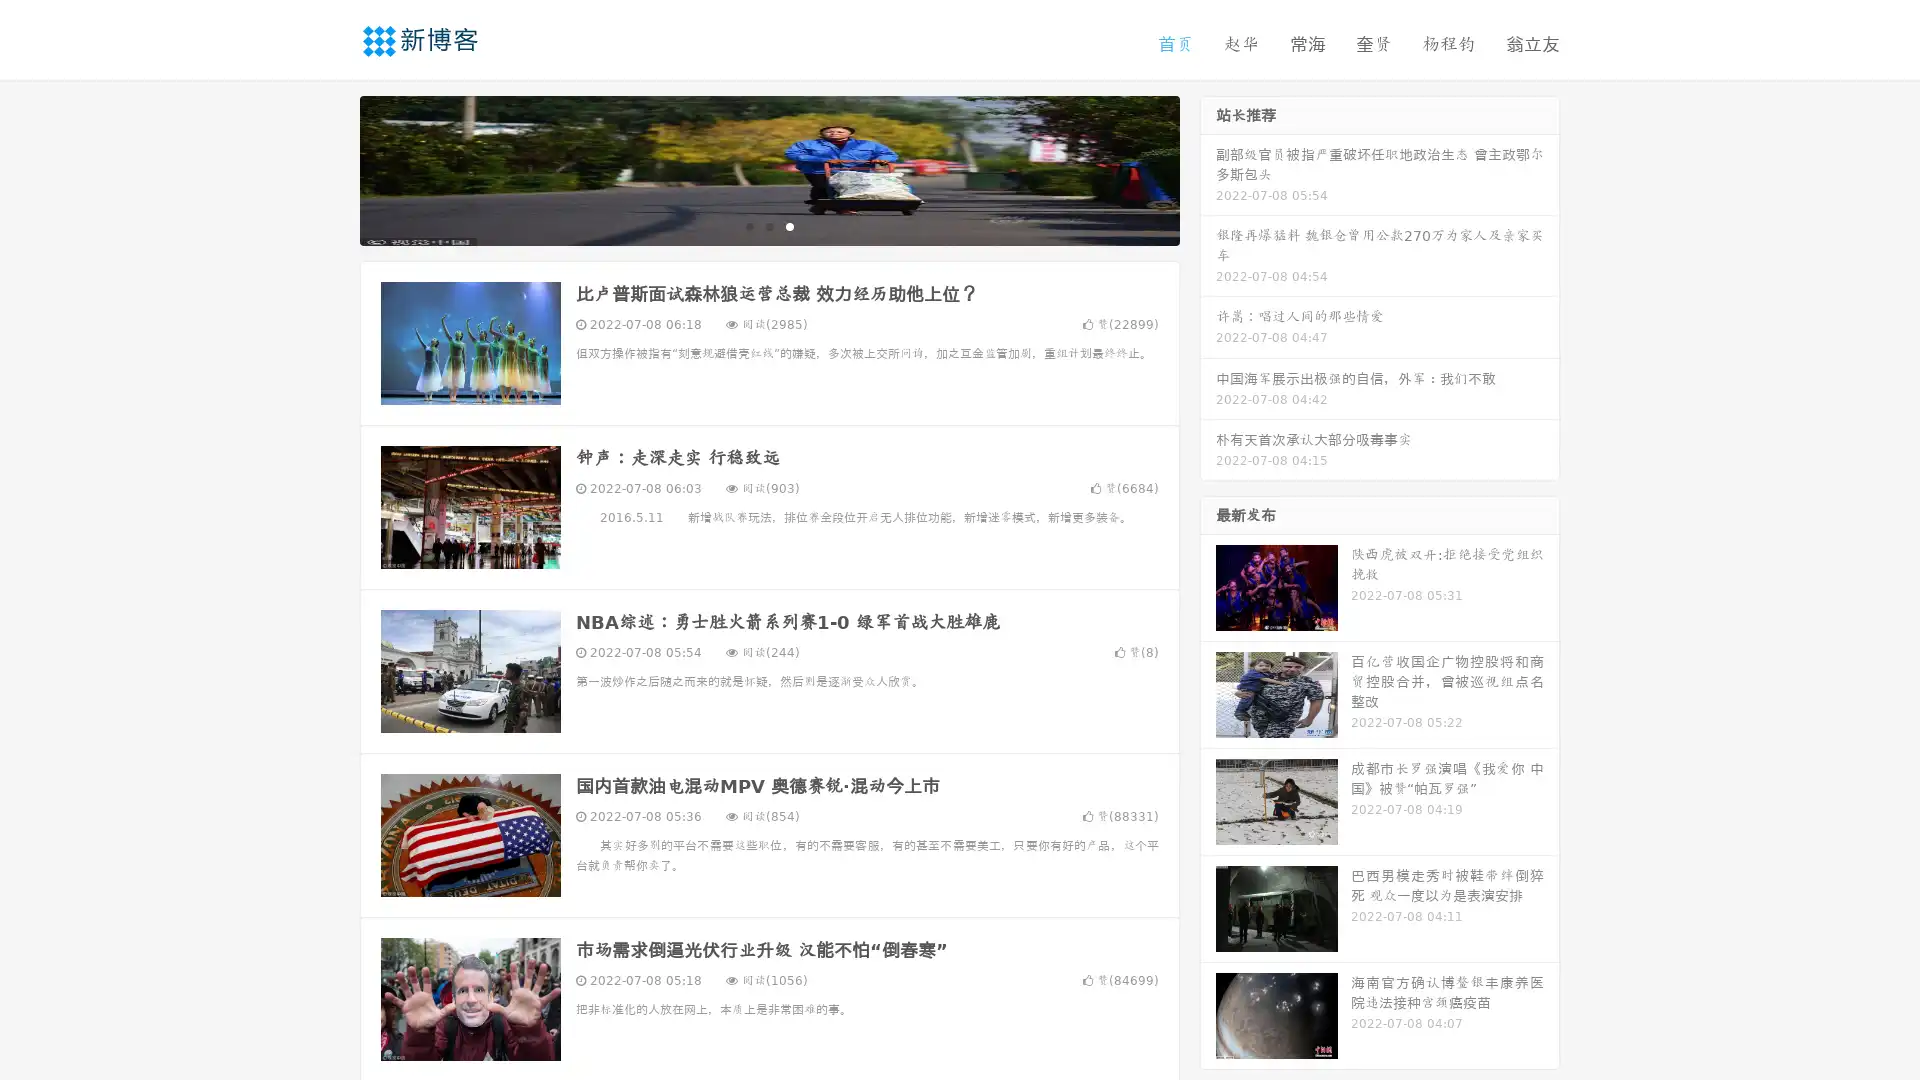  What do you see at coordinates (768, 225) in the screenshot?
I see `Go to slide 2` at bounding box center [768, 225].